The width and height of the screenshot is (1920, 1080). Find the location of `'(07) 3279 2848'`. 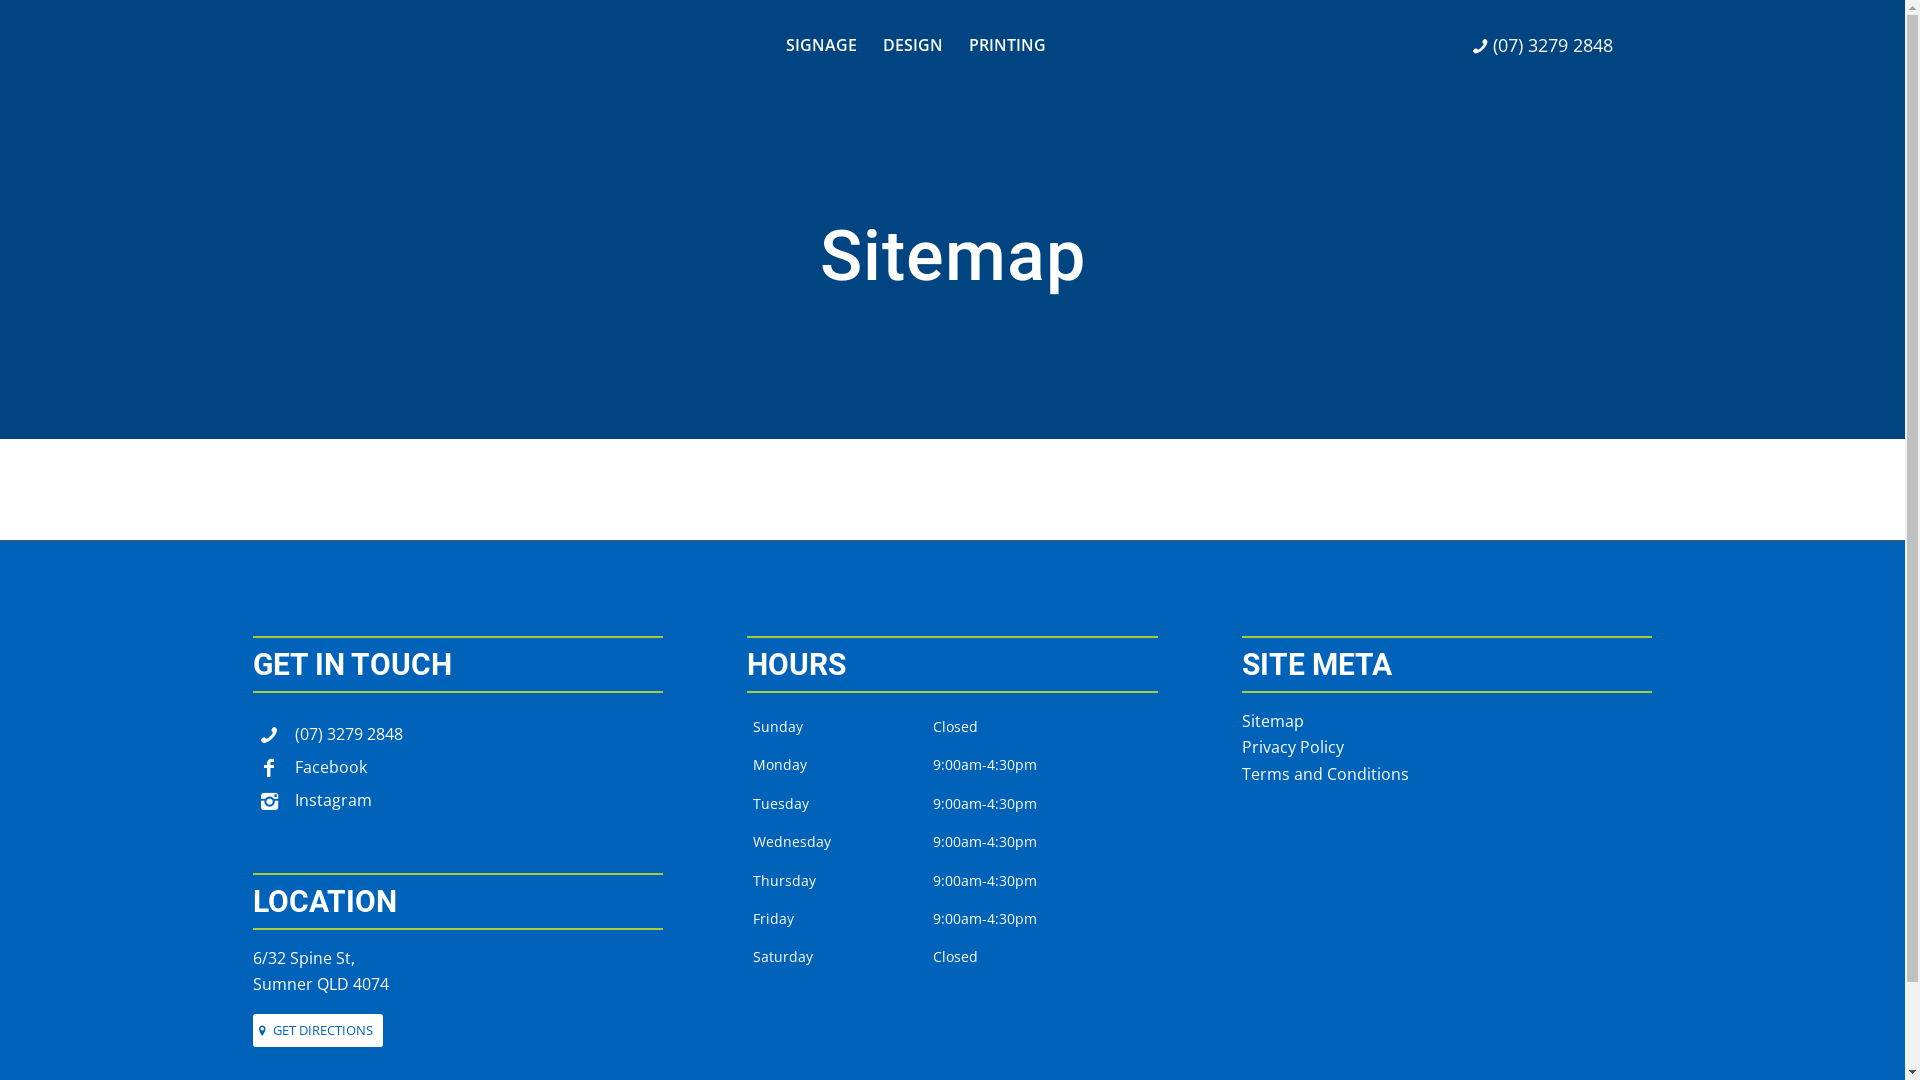

'(07) 3279 2848' is located at coordinates (1444, 45).